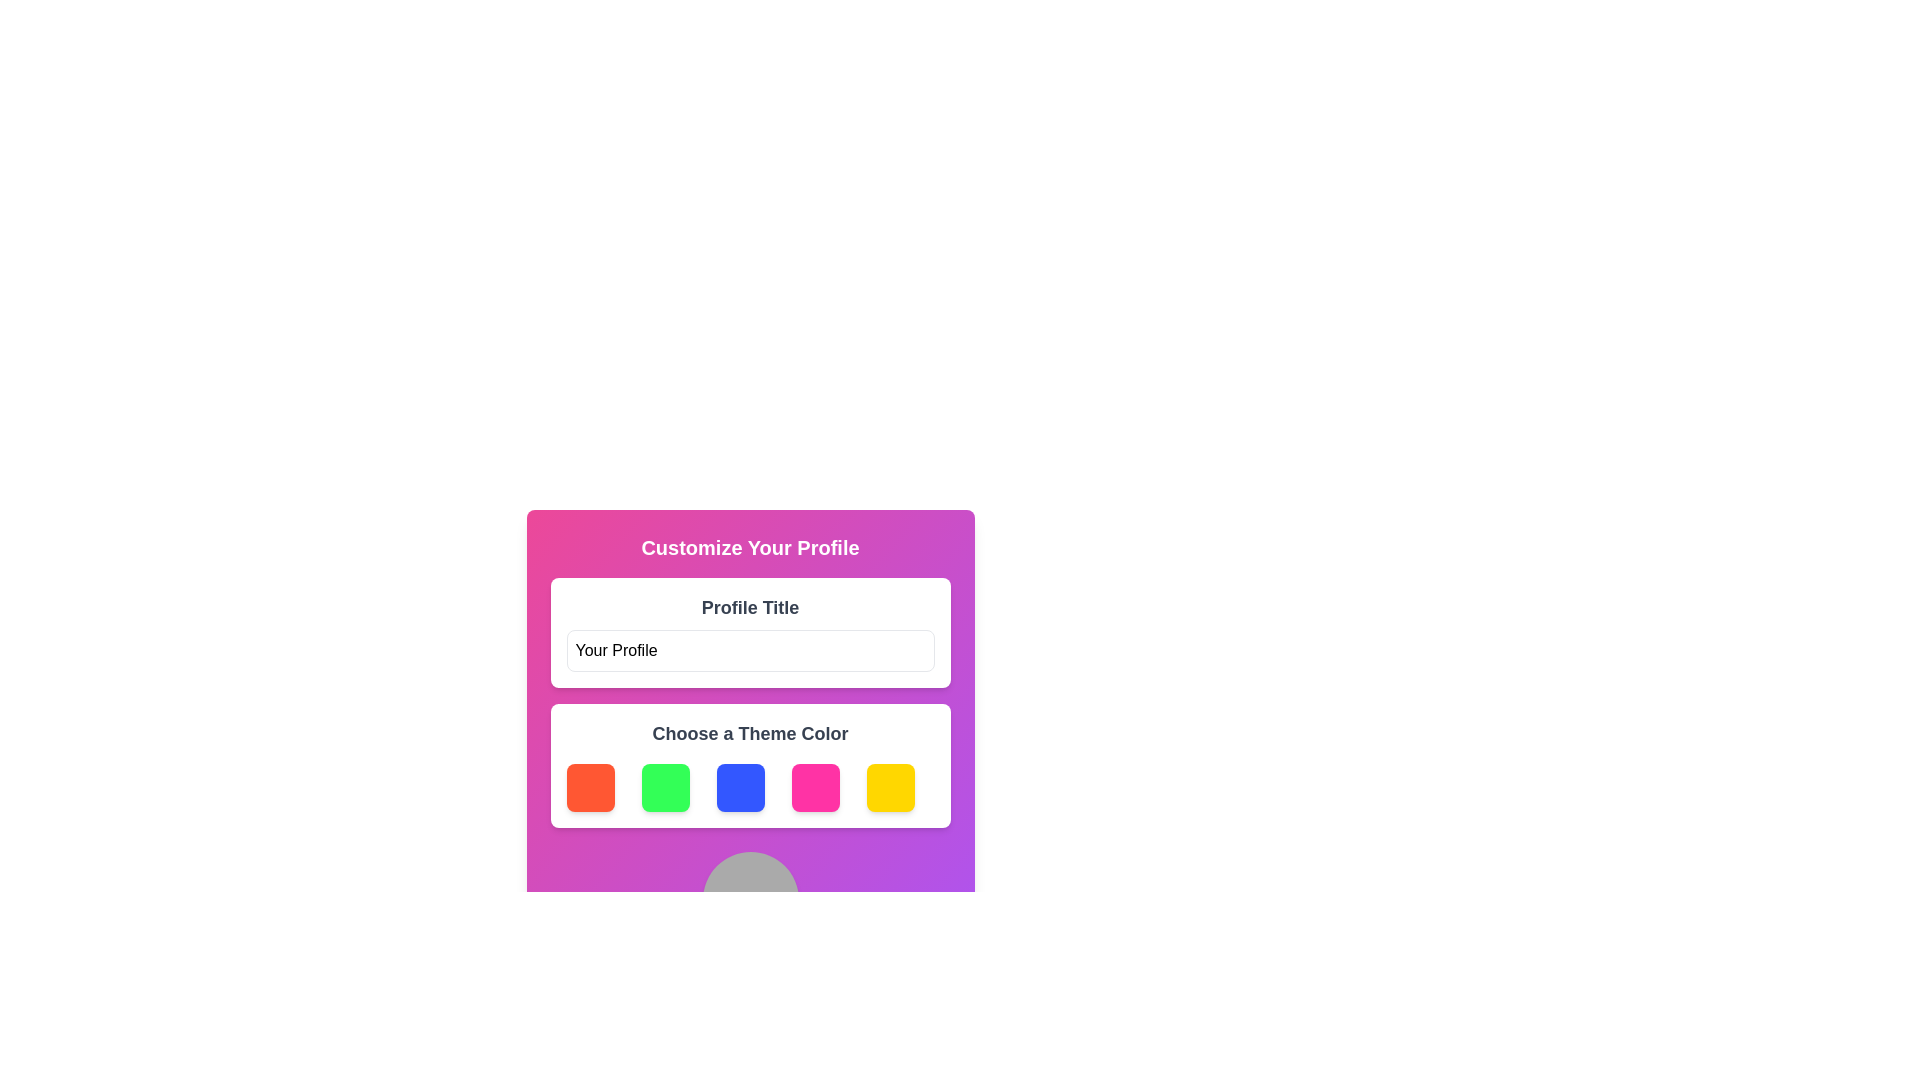 The width and height of the screenshot is (1920, 1080). Describe the element at coordinates (589, 786) in the screenshot. I see `the first button on the left for selecting the red theme in the customizable theme selection interface` at that location.